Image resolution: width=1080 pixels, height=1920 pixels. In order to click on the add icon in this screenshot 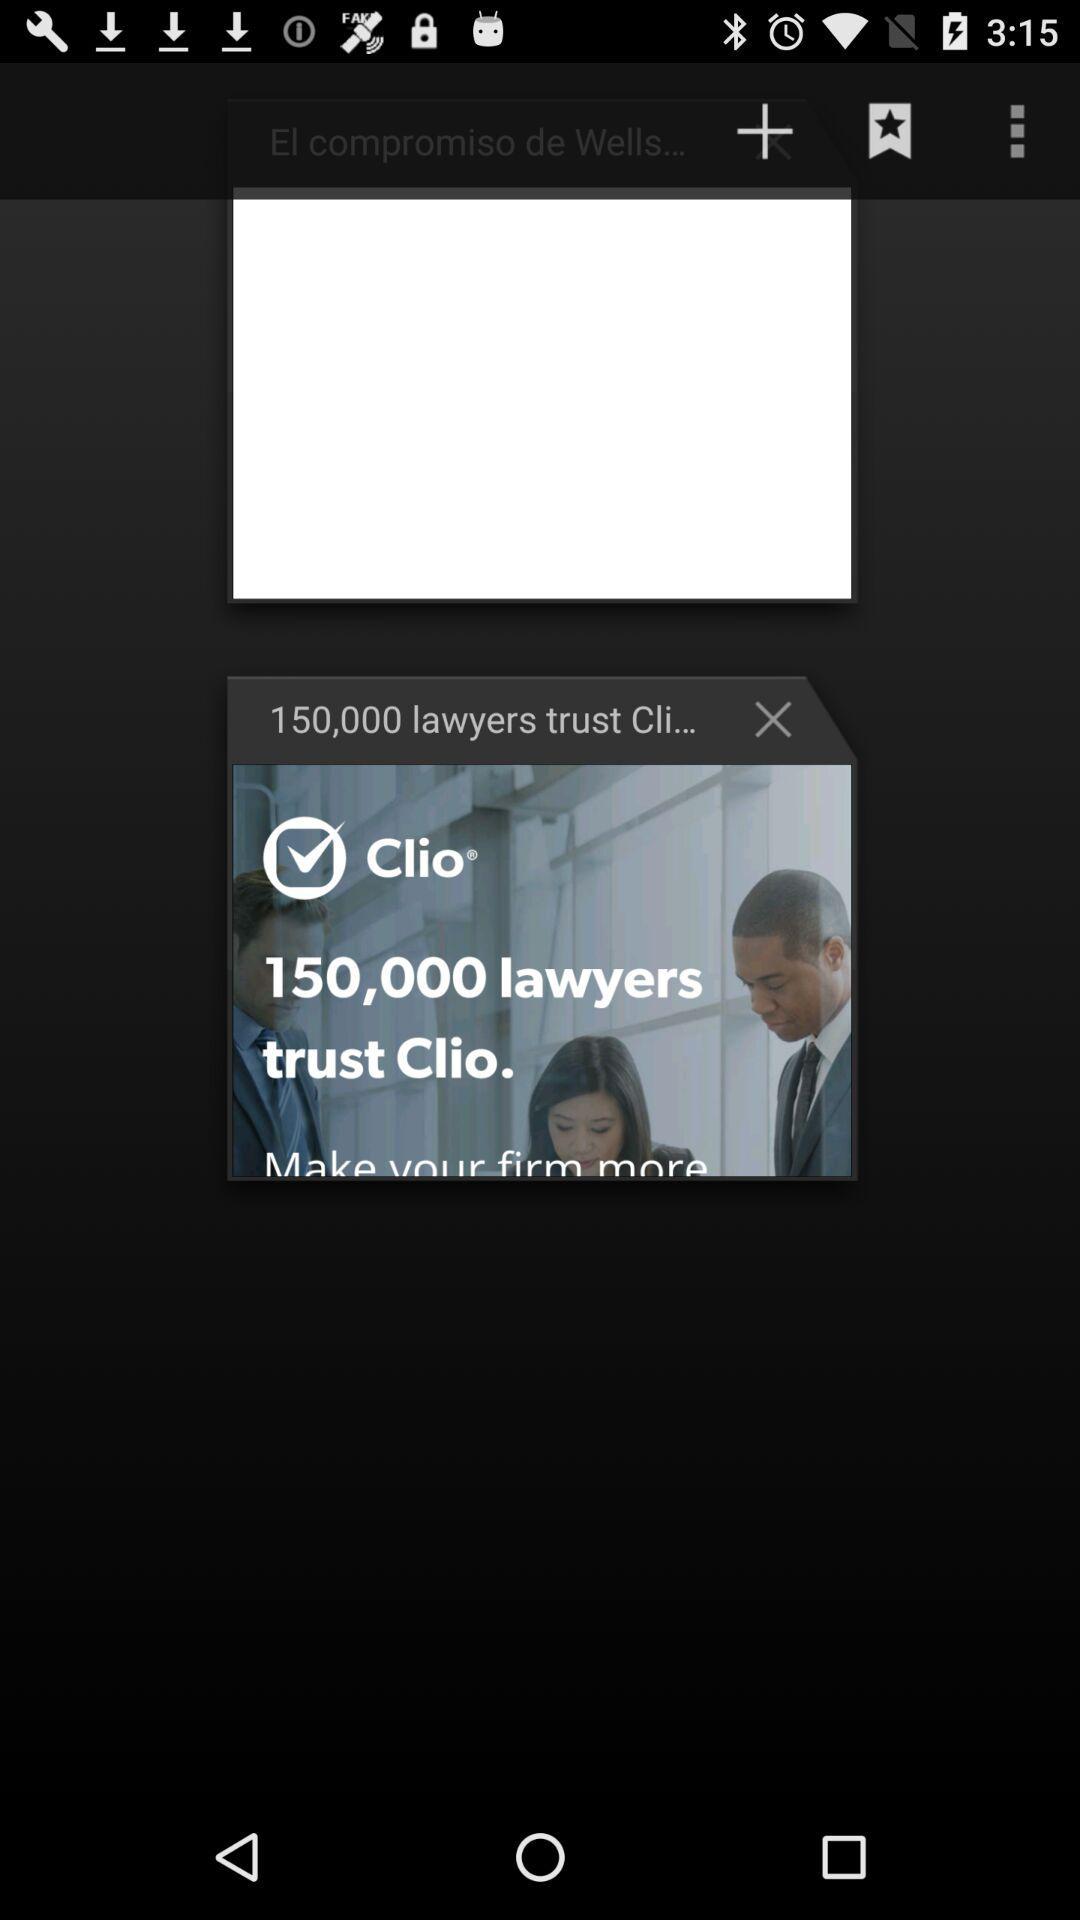, I will do `click(764, 139)`.